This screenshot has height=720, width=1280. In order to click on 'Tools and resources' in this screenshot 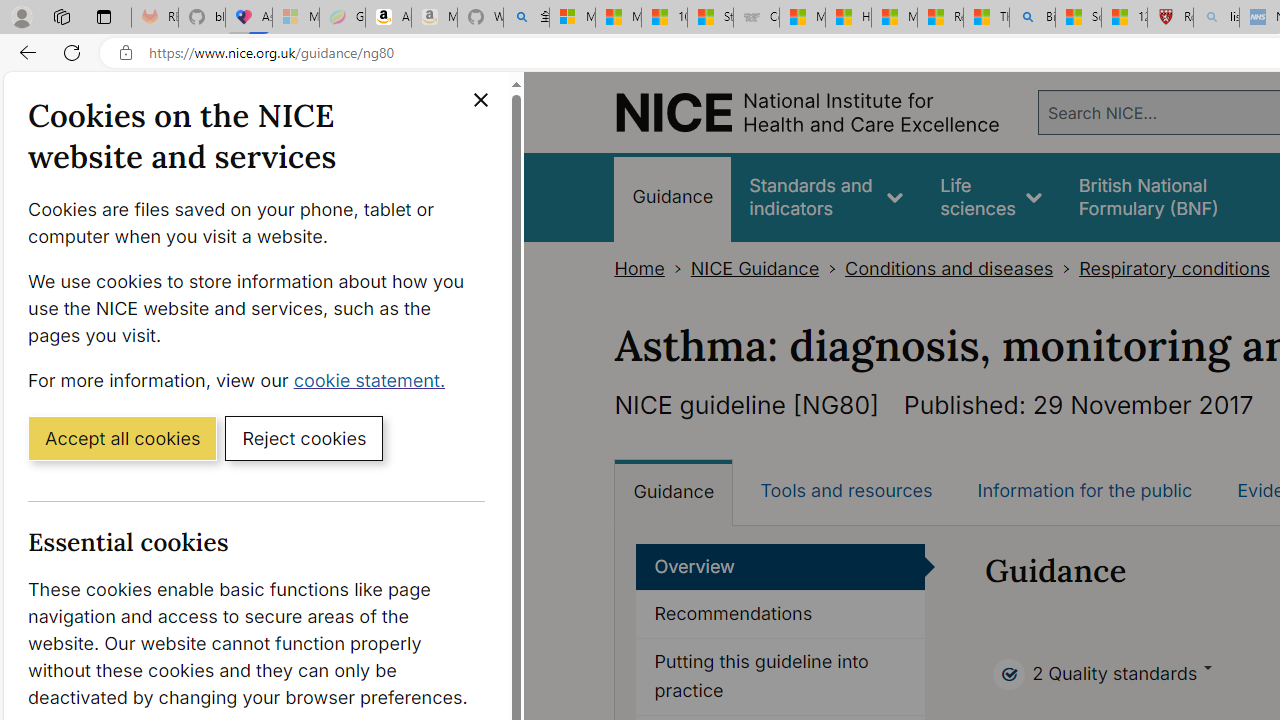, I will do `click(846, 491)`.